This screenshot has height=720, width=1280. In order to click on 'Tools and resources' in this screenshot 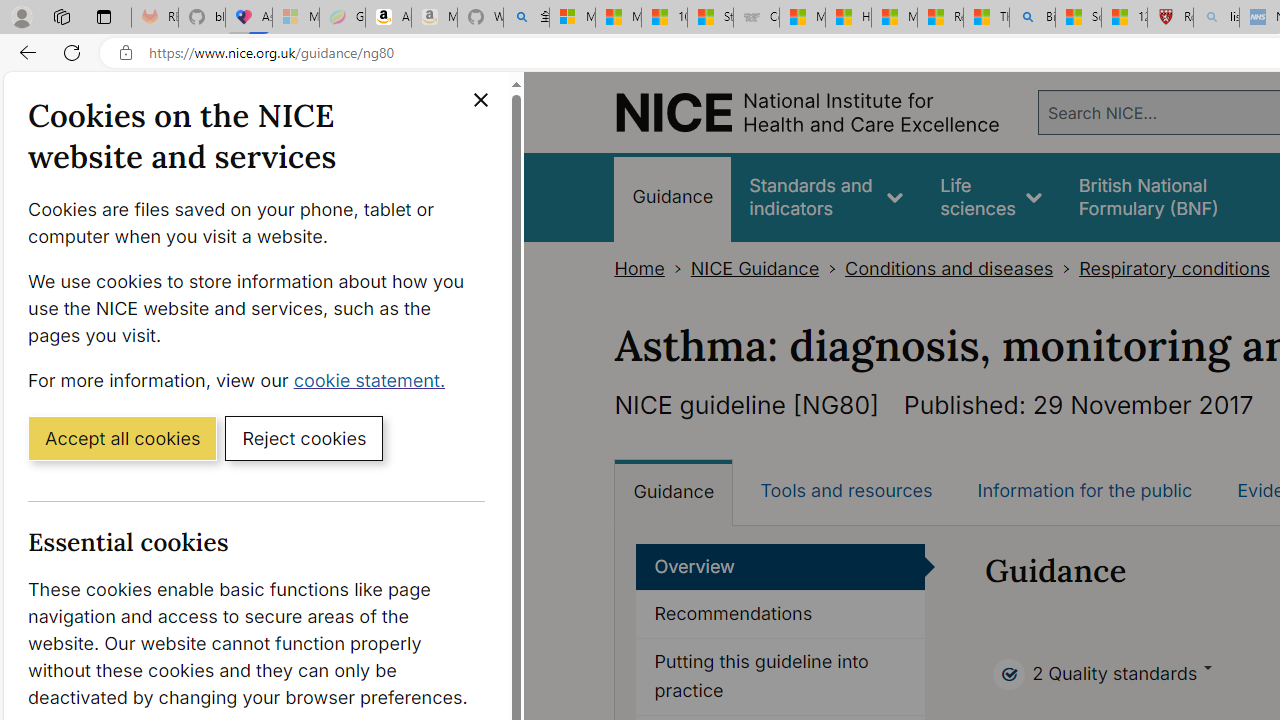, I will do `click(846, 491)`.